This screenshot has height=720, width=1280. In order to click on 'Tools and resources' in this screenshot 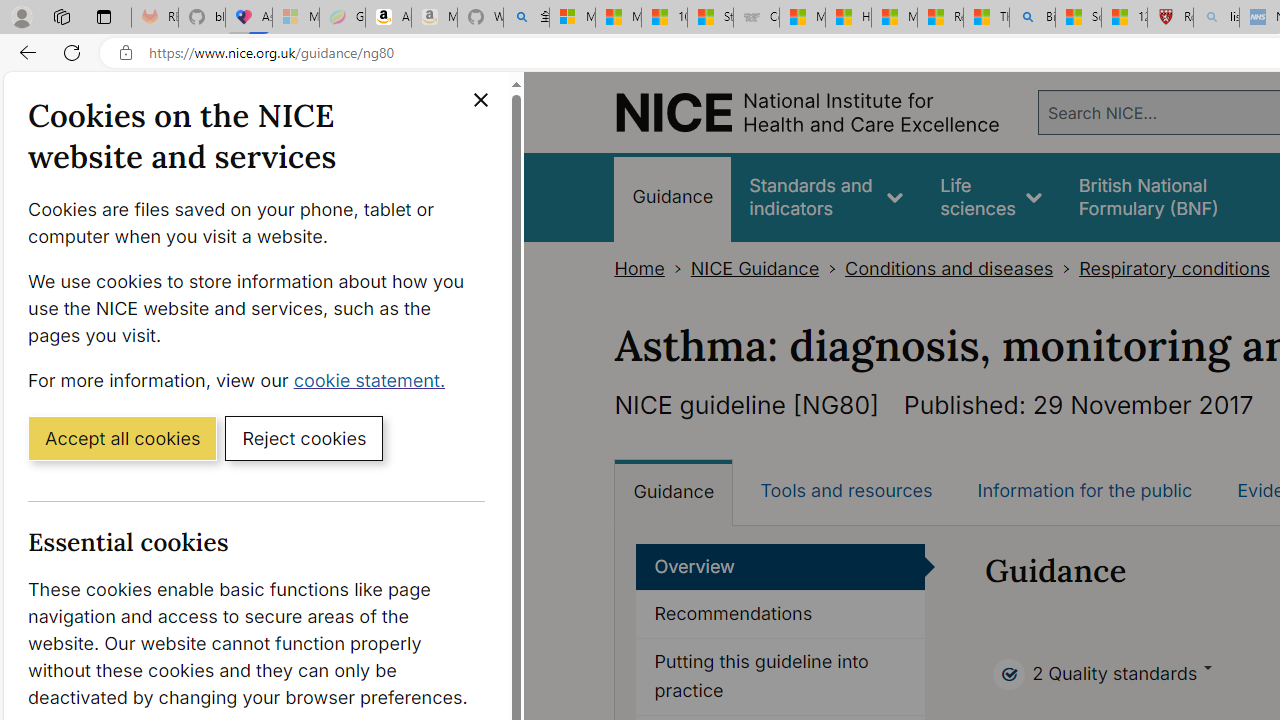, I will do `click(846, 491)`.